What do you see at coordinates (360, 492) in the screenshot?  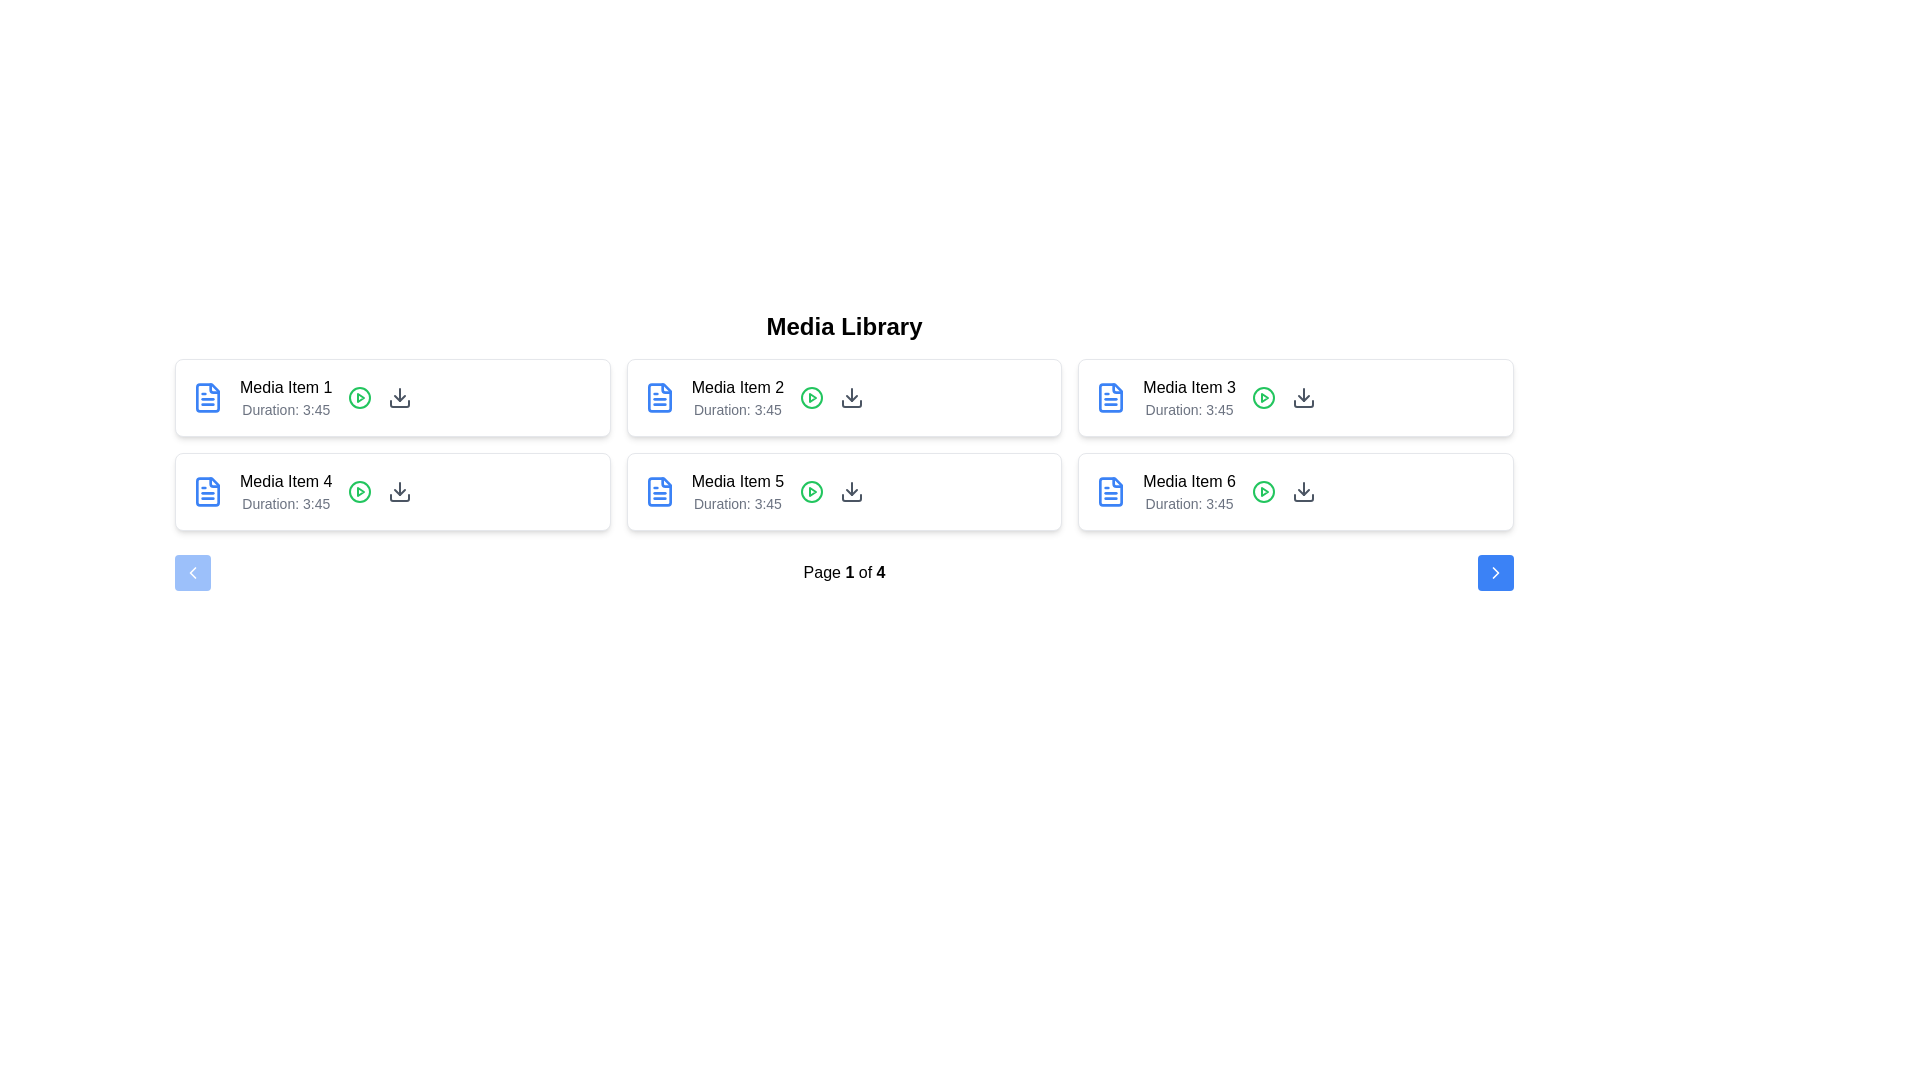 I see `the play button icon located at the center of the 'Media Item 4' card in the bottom-left segment of the interface` at bounding box center [360, 492].